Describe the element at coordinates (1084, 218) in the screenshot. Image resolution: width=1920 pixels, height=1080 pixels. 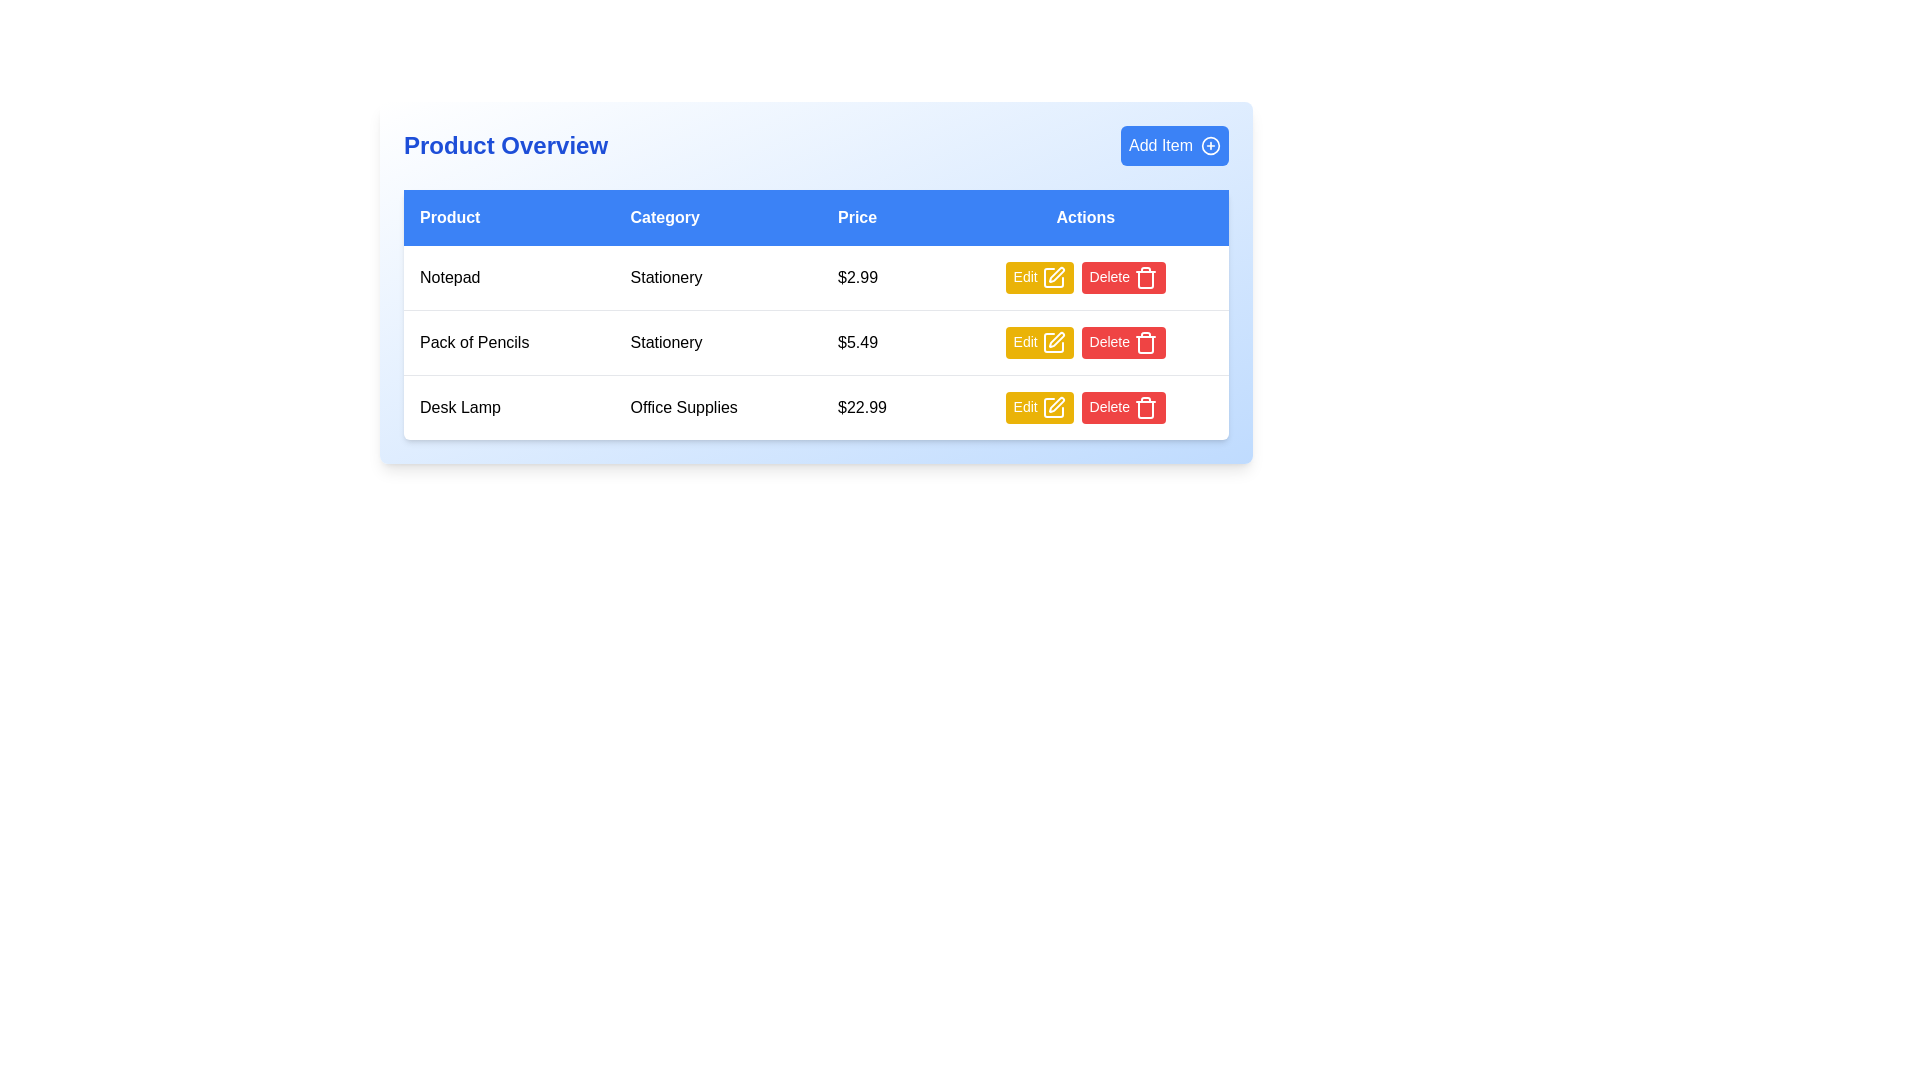
I see `the 'Actions' text label, which is a rectangular area displaying the text in white on a blue background, styled with a bold font and located to the right of the 'Price' header` at that location.